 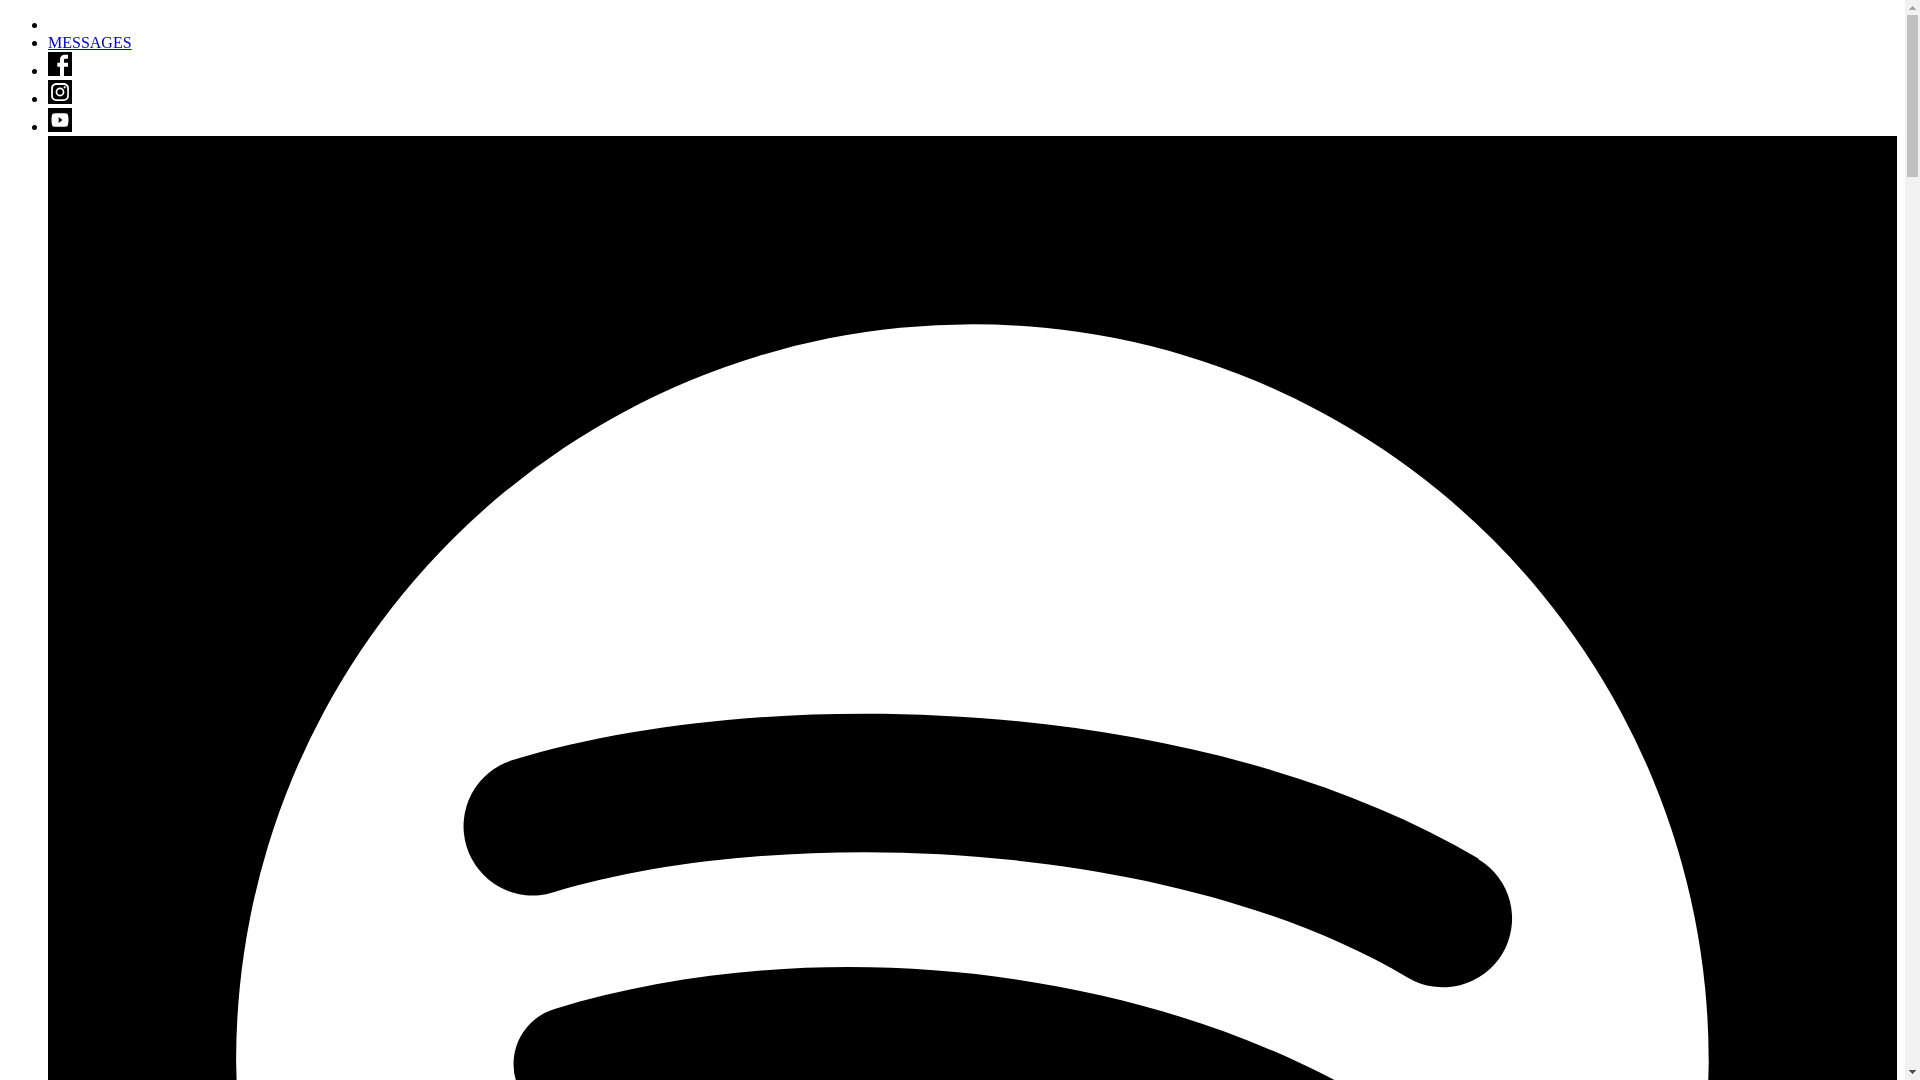 What do you see at coordinates (48, 42) in the screenshot?
I see `'MESSAGES'` at bounding box center [48, 42].